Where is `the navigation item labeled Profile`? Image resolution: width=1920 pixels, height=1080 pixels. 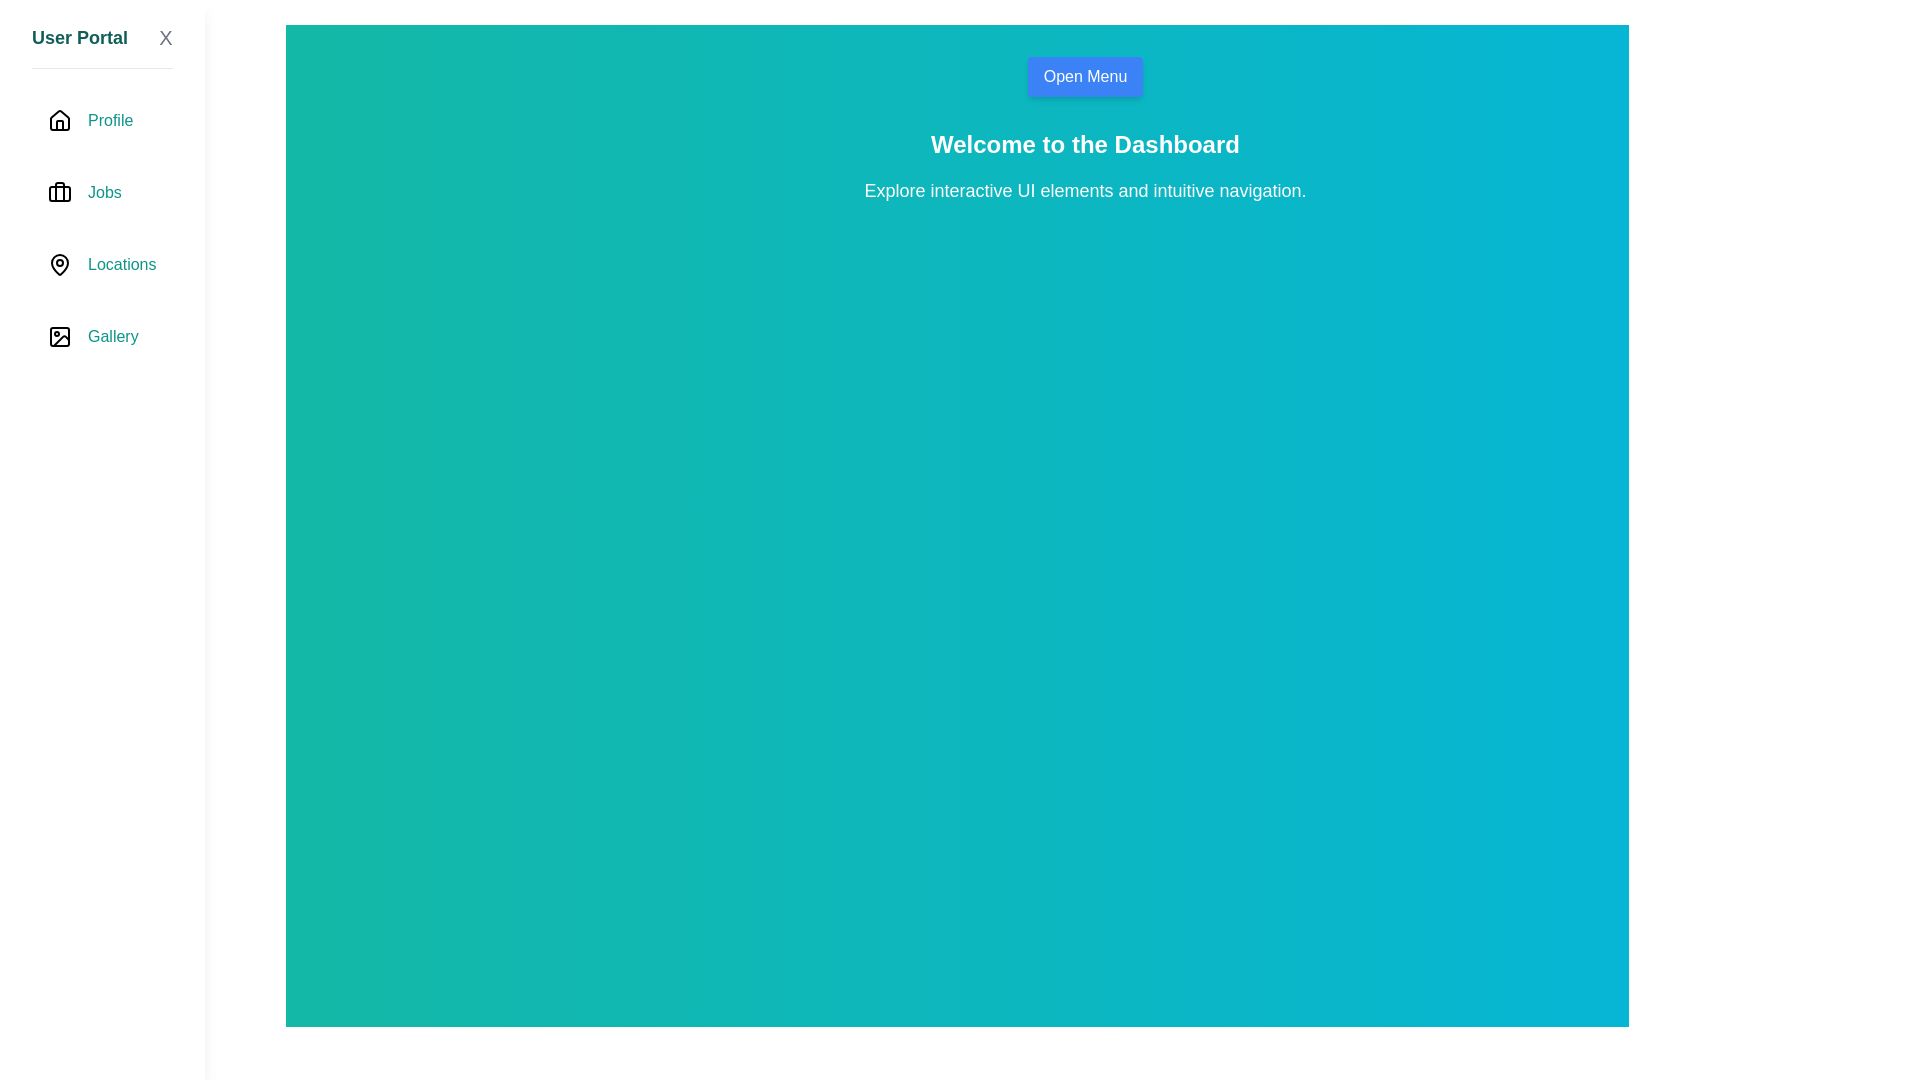
the navigation item labeled Profile is located at coordinates (101, 120).